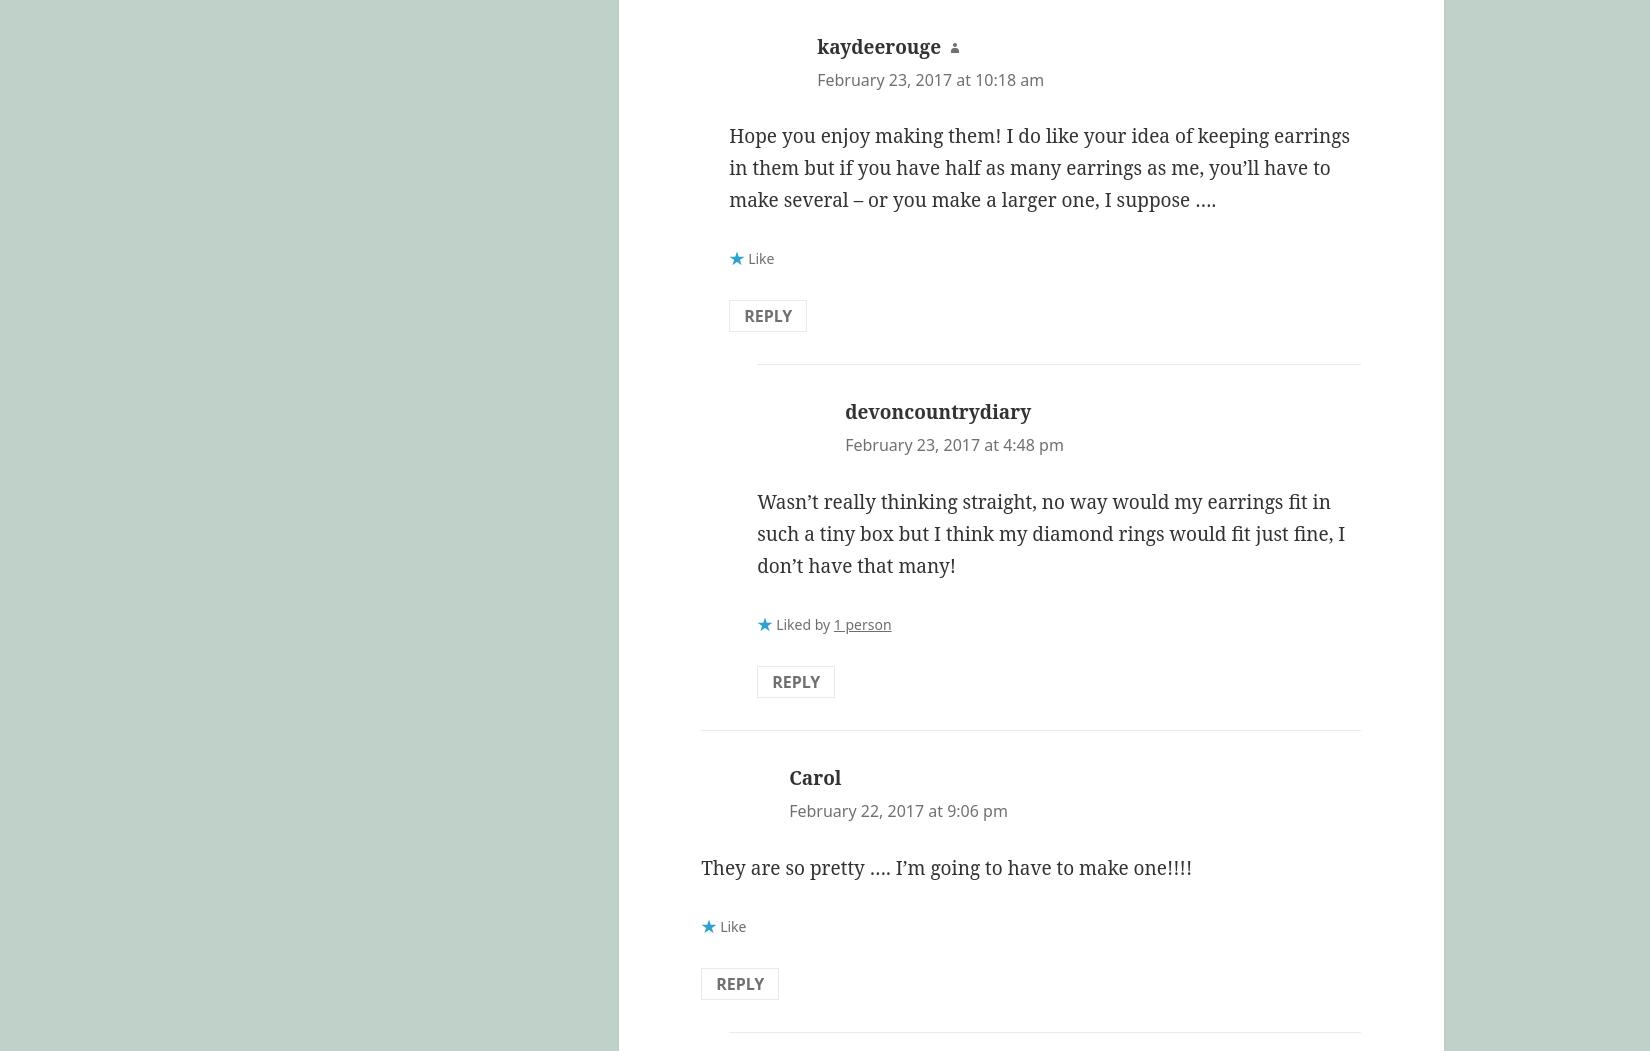 This screenshot has height=1051, width=1650. Describe the element at coordinates (1039, 167) in the screenshot. I see `'Hope you enjoy making them! I do like your idea of keeping earrings in them but if you have half as many earrings as me, you’ll have to make several – or you make a larger one, I suppose ….'` at that location.